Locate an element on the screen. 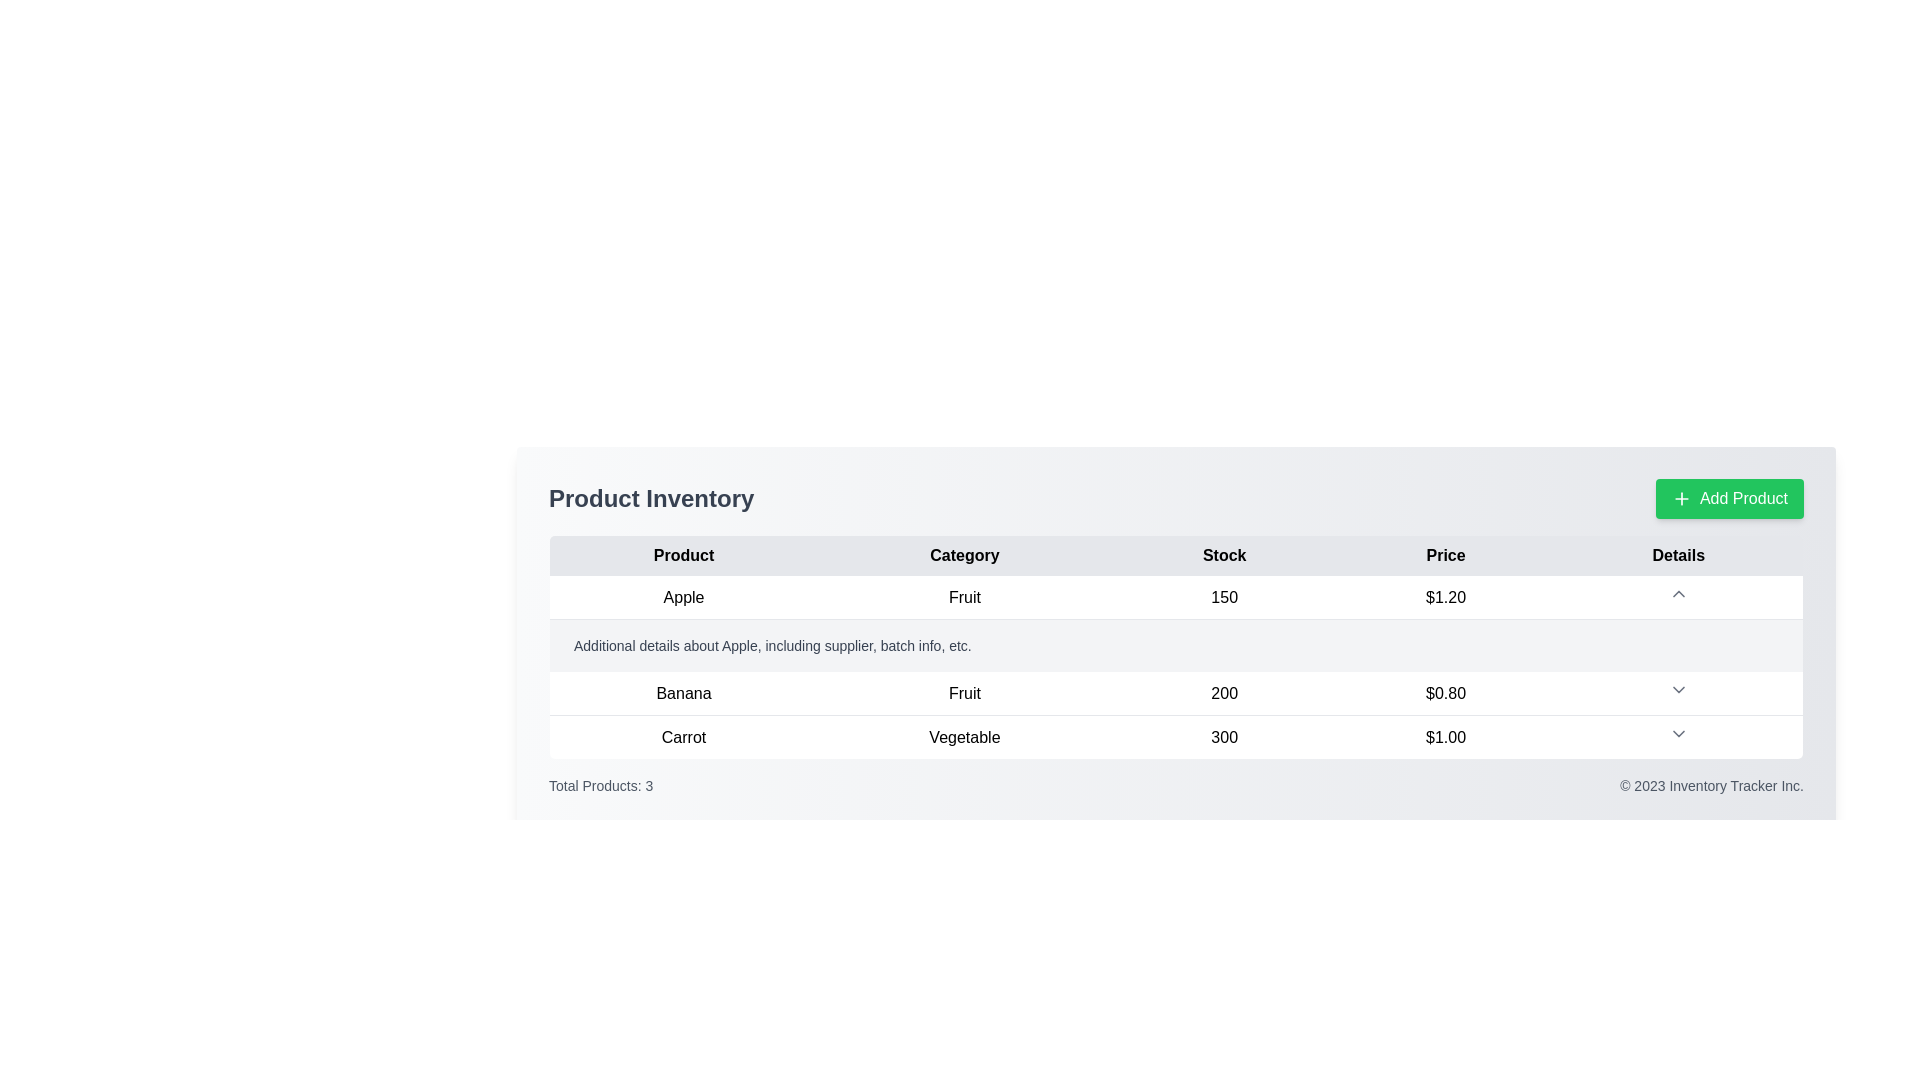 Image resolution: width=1920 pixels, height=1080 pixels. the static text label displaying the copyright notice '© 2023 Inventory Tracker Inc.' located in the bottom-right corner of the interface is located at coordinates (1711, 785).